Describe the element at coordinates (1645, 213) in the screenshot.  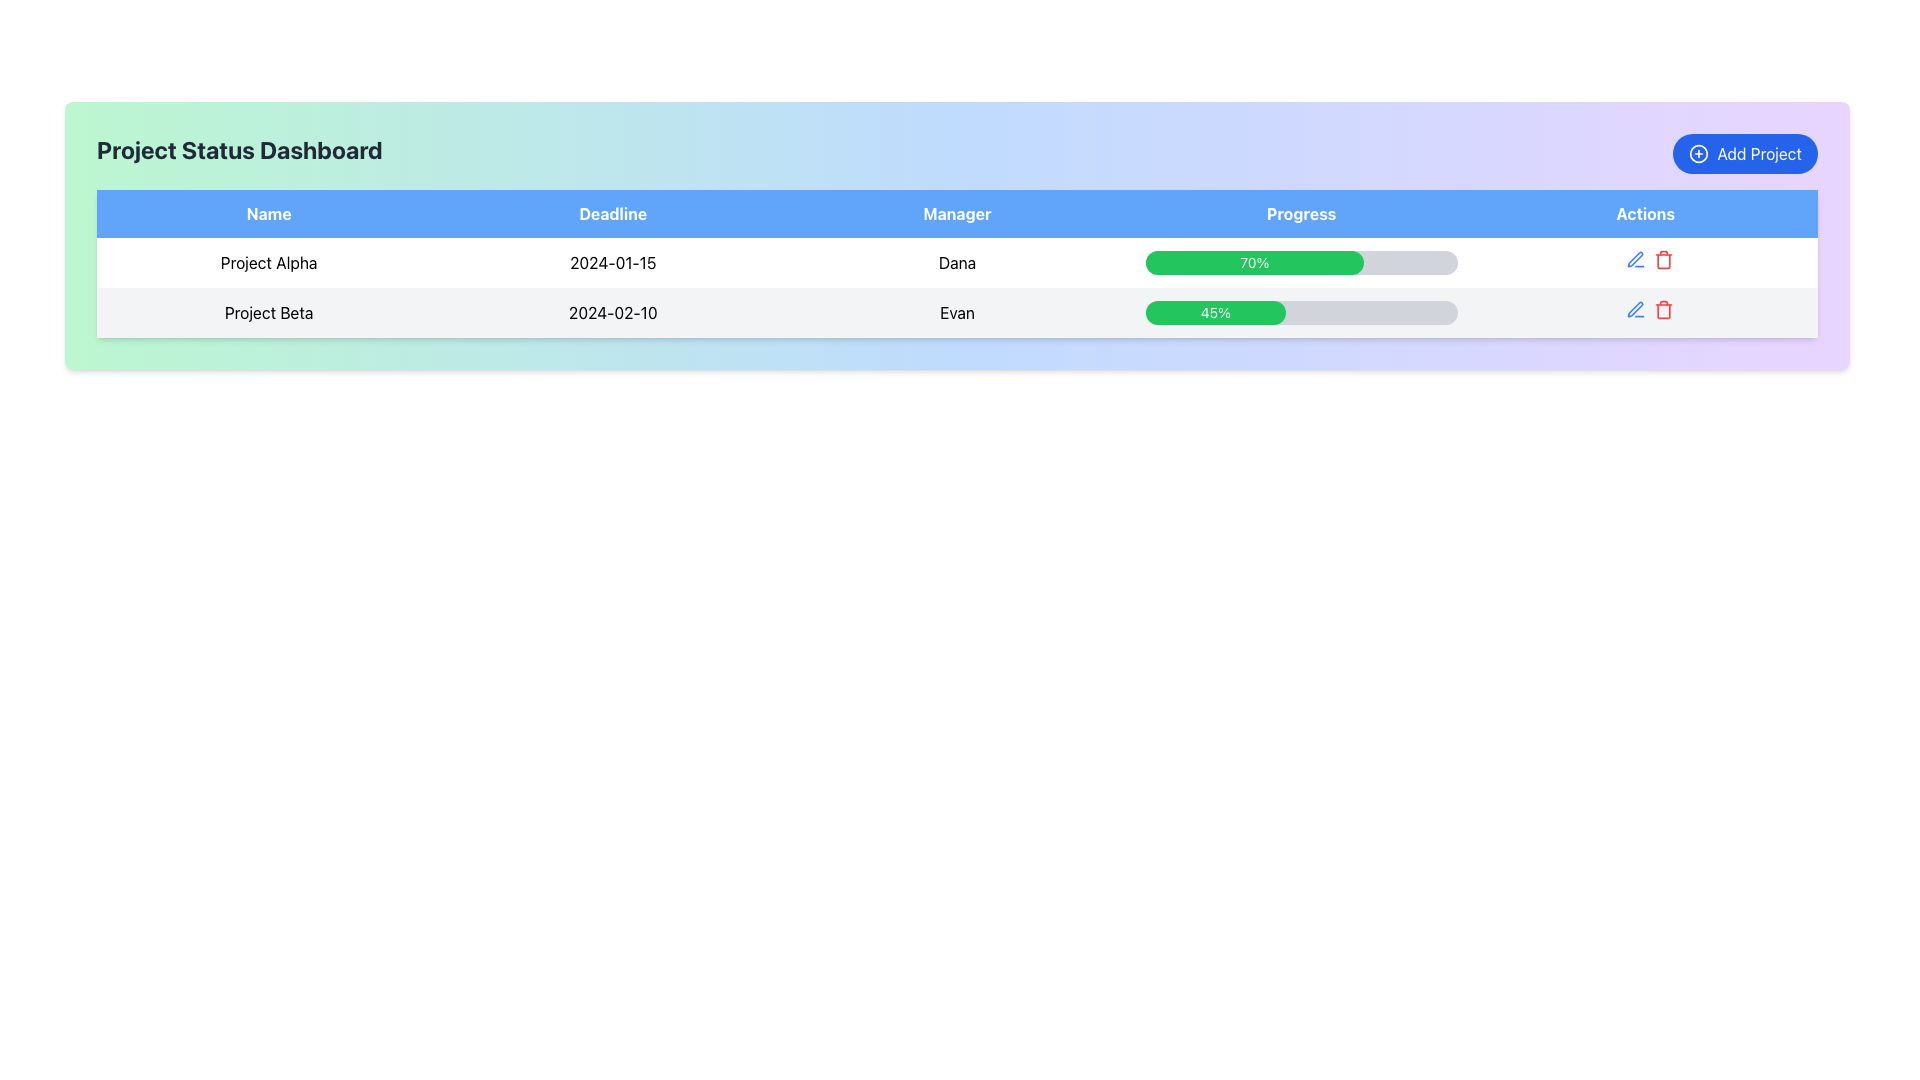
I see `the blue rectangular area labeled 'Actions', which is the fifth column header of the table, aligned at the top-right adjacent to the 'Progress' column header` at that location.